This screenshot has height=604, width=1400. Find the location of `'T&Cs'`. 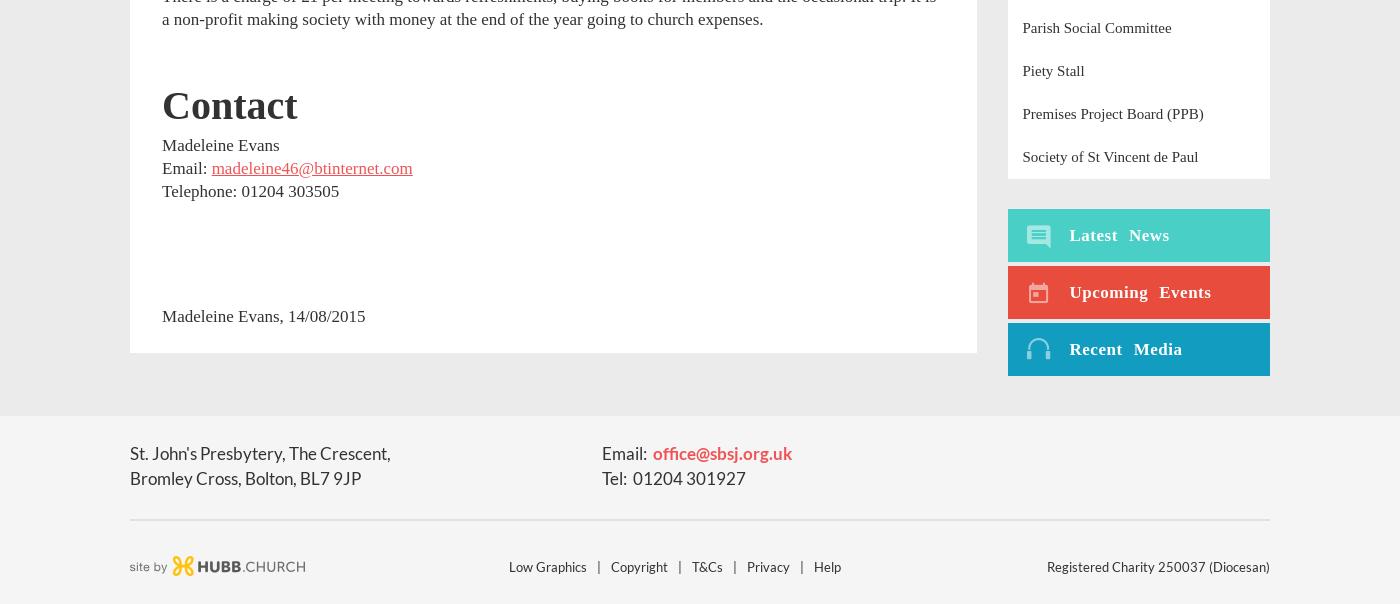

'T&Cs' is located at coordinates (707, 566).